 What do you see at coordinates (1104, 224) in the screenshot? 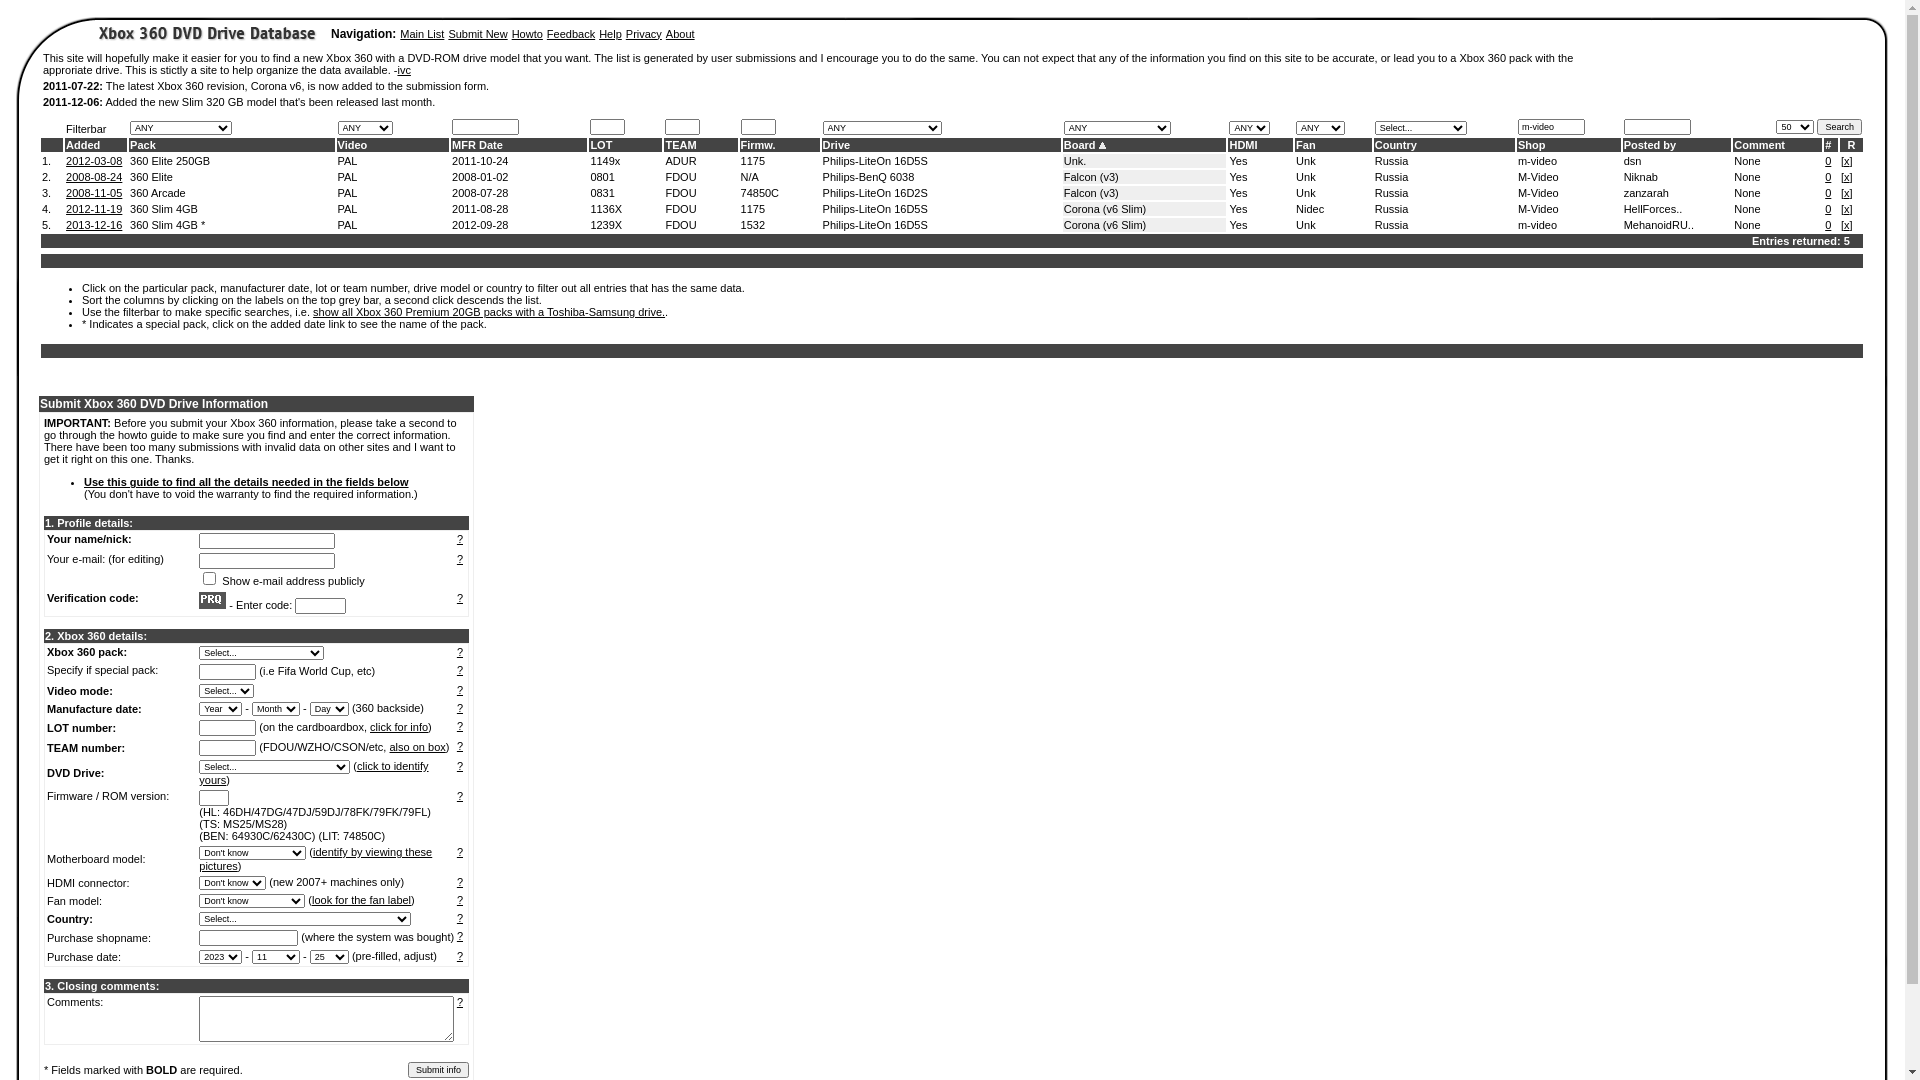
I see `'Corona (v6 Slim)'` at bounding box center [1104, 224].